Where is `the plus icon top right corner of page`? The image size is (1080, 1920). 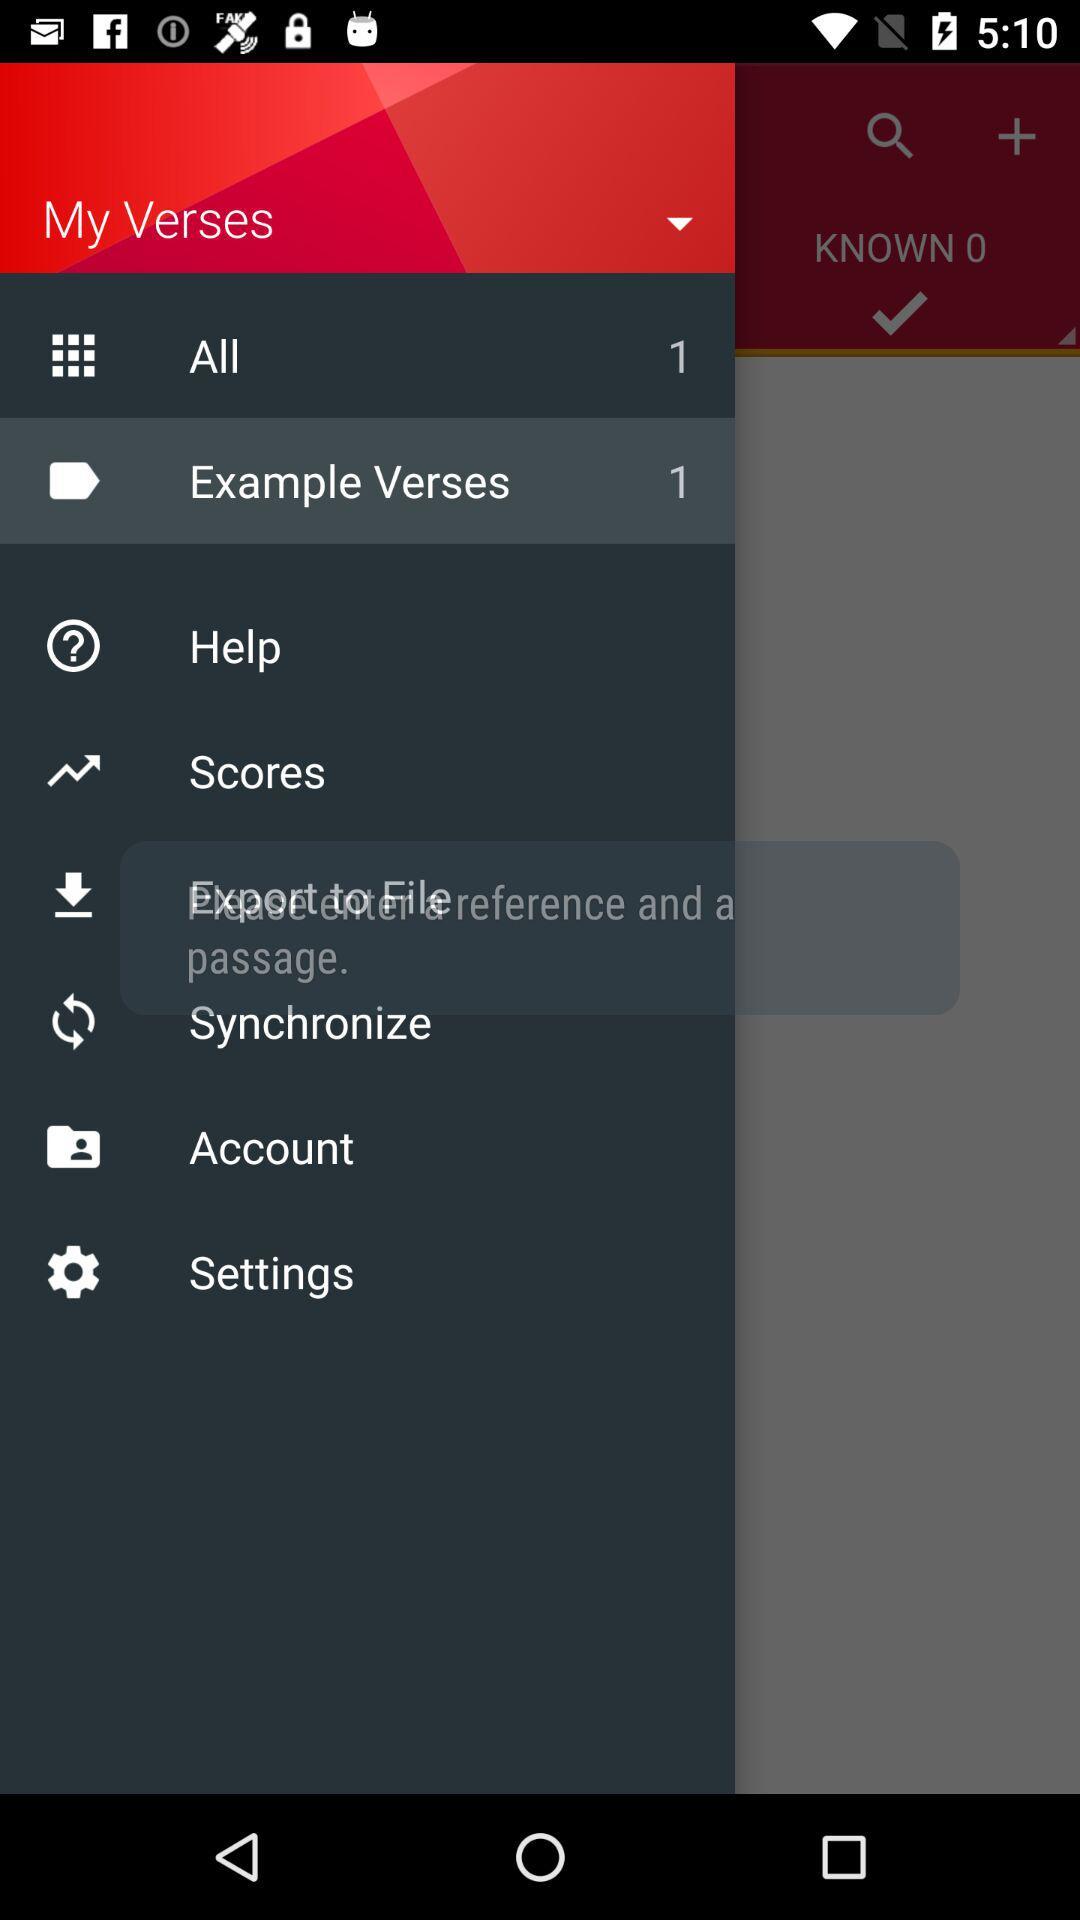 the plus icon top right corner of page is located at coordinates (1017, 136).